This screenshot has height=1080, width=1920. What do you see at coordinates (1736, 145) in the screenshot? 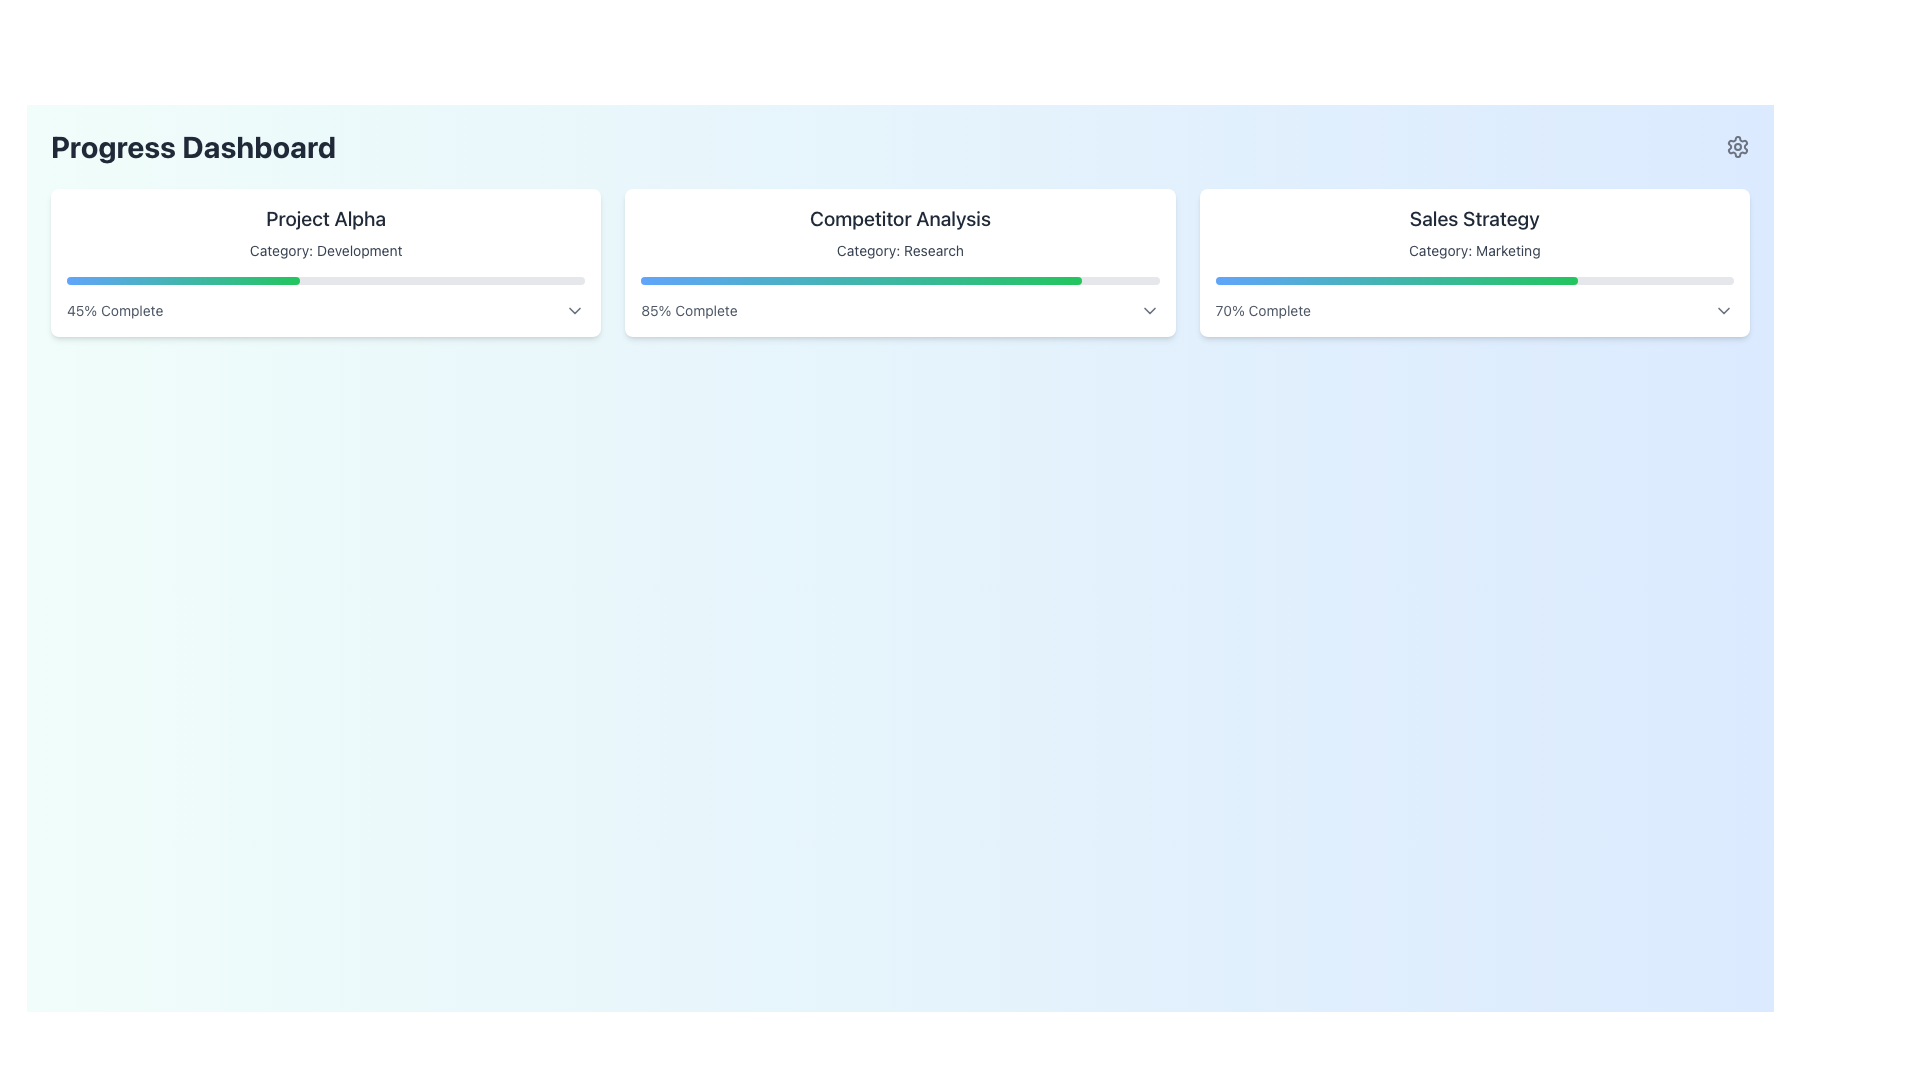
I see `the gear-shaped icon in the top-right corner of the interface, which is associated with settings or configuration` at bounding box center [1736, 145].